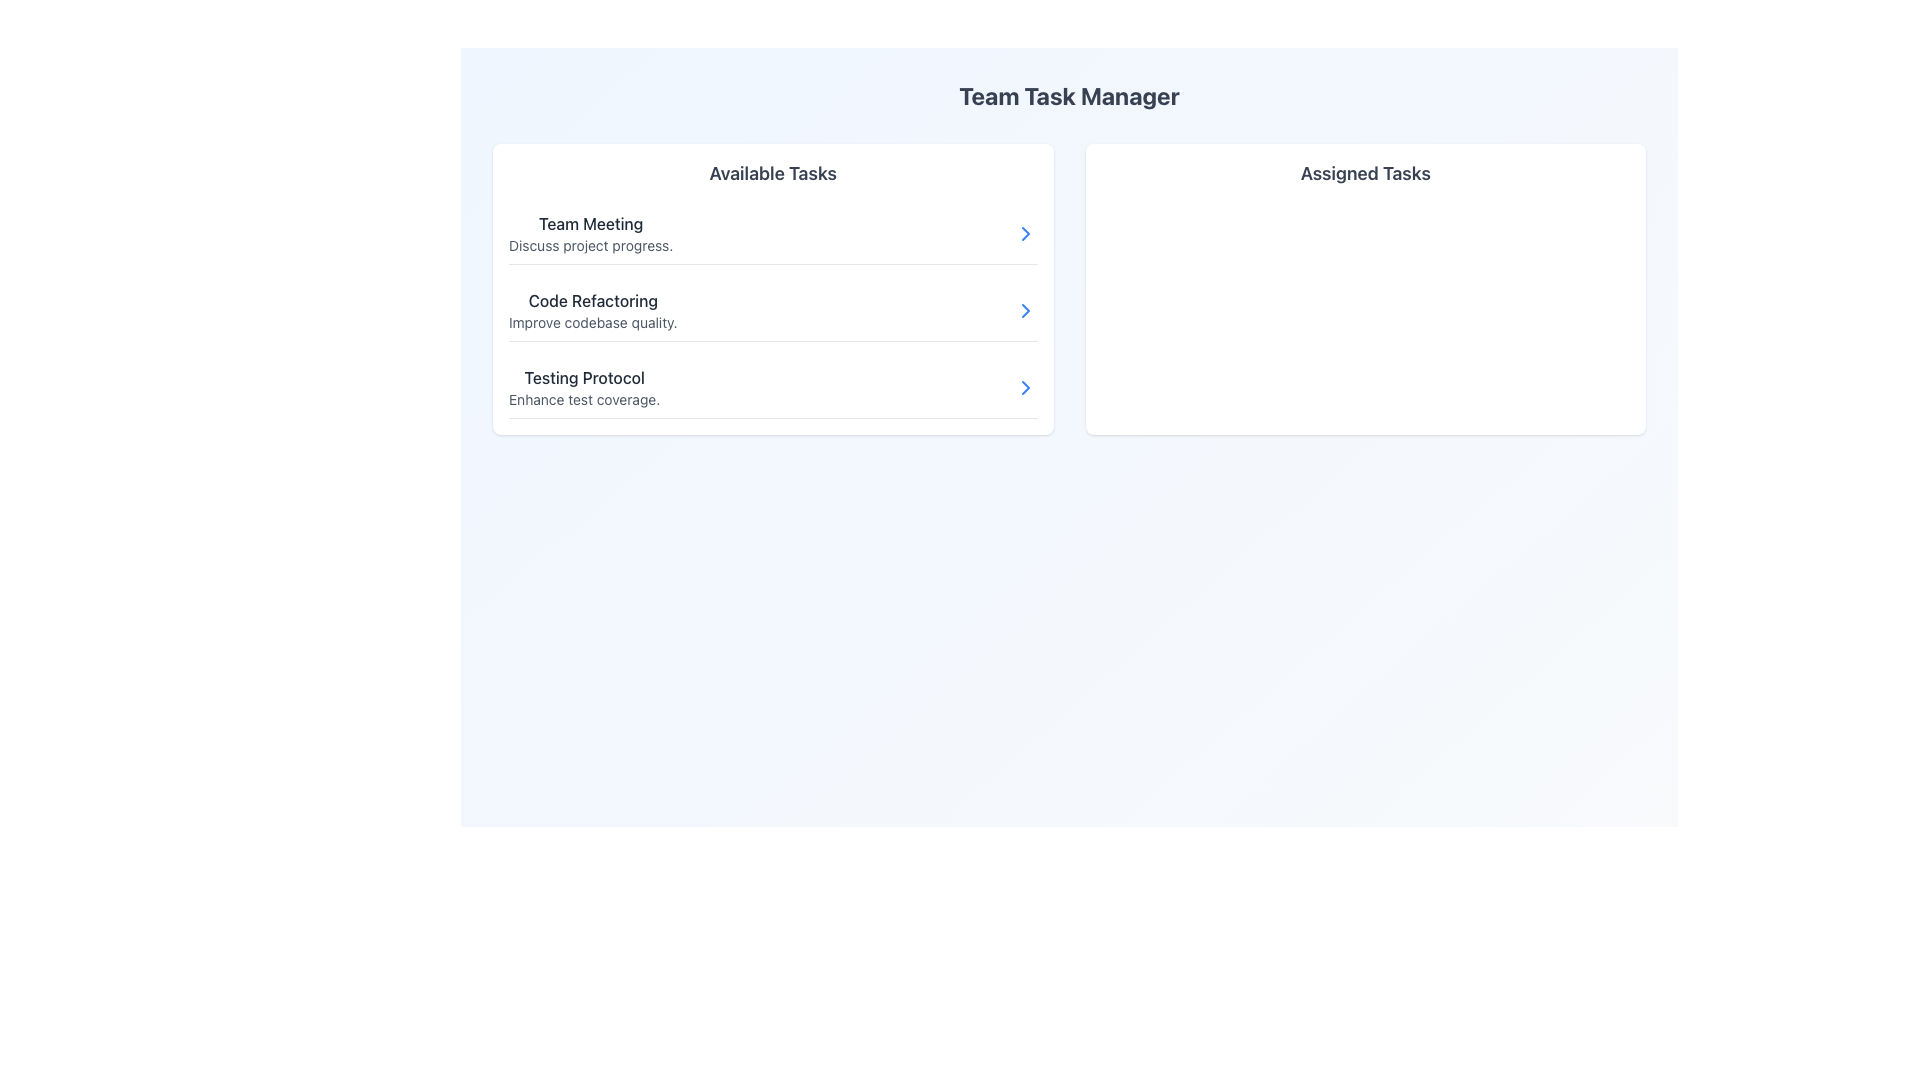 The width and height of the screenshot is (1920, 1080). I want to click on the text label displaying 'Discuss project progress.' which is positioned below the 'Team Meeting' title in the 'Available Tasks' panel, so click(590, 245).